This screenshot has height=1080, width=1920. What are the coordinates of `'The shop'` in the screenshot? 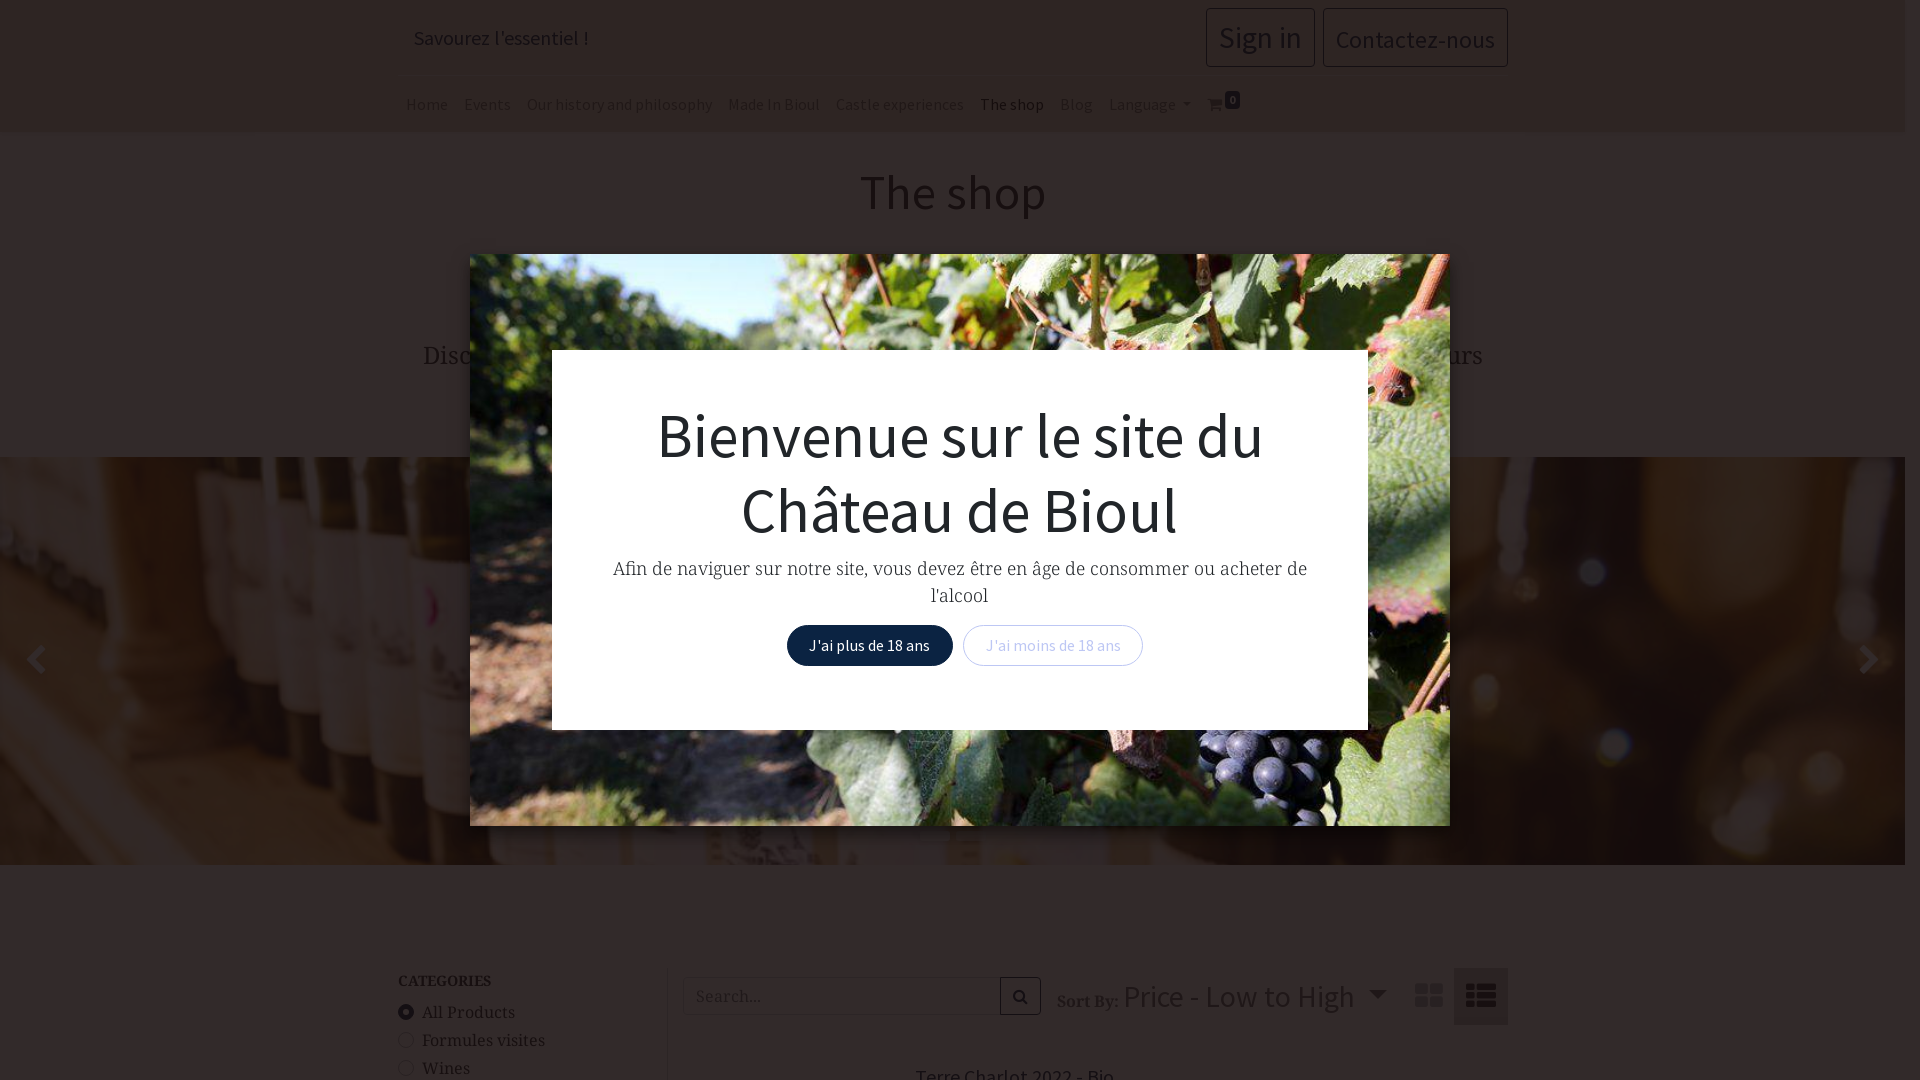 It's located at (1012, 104).